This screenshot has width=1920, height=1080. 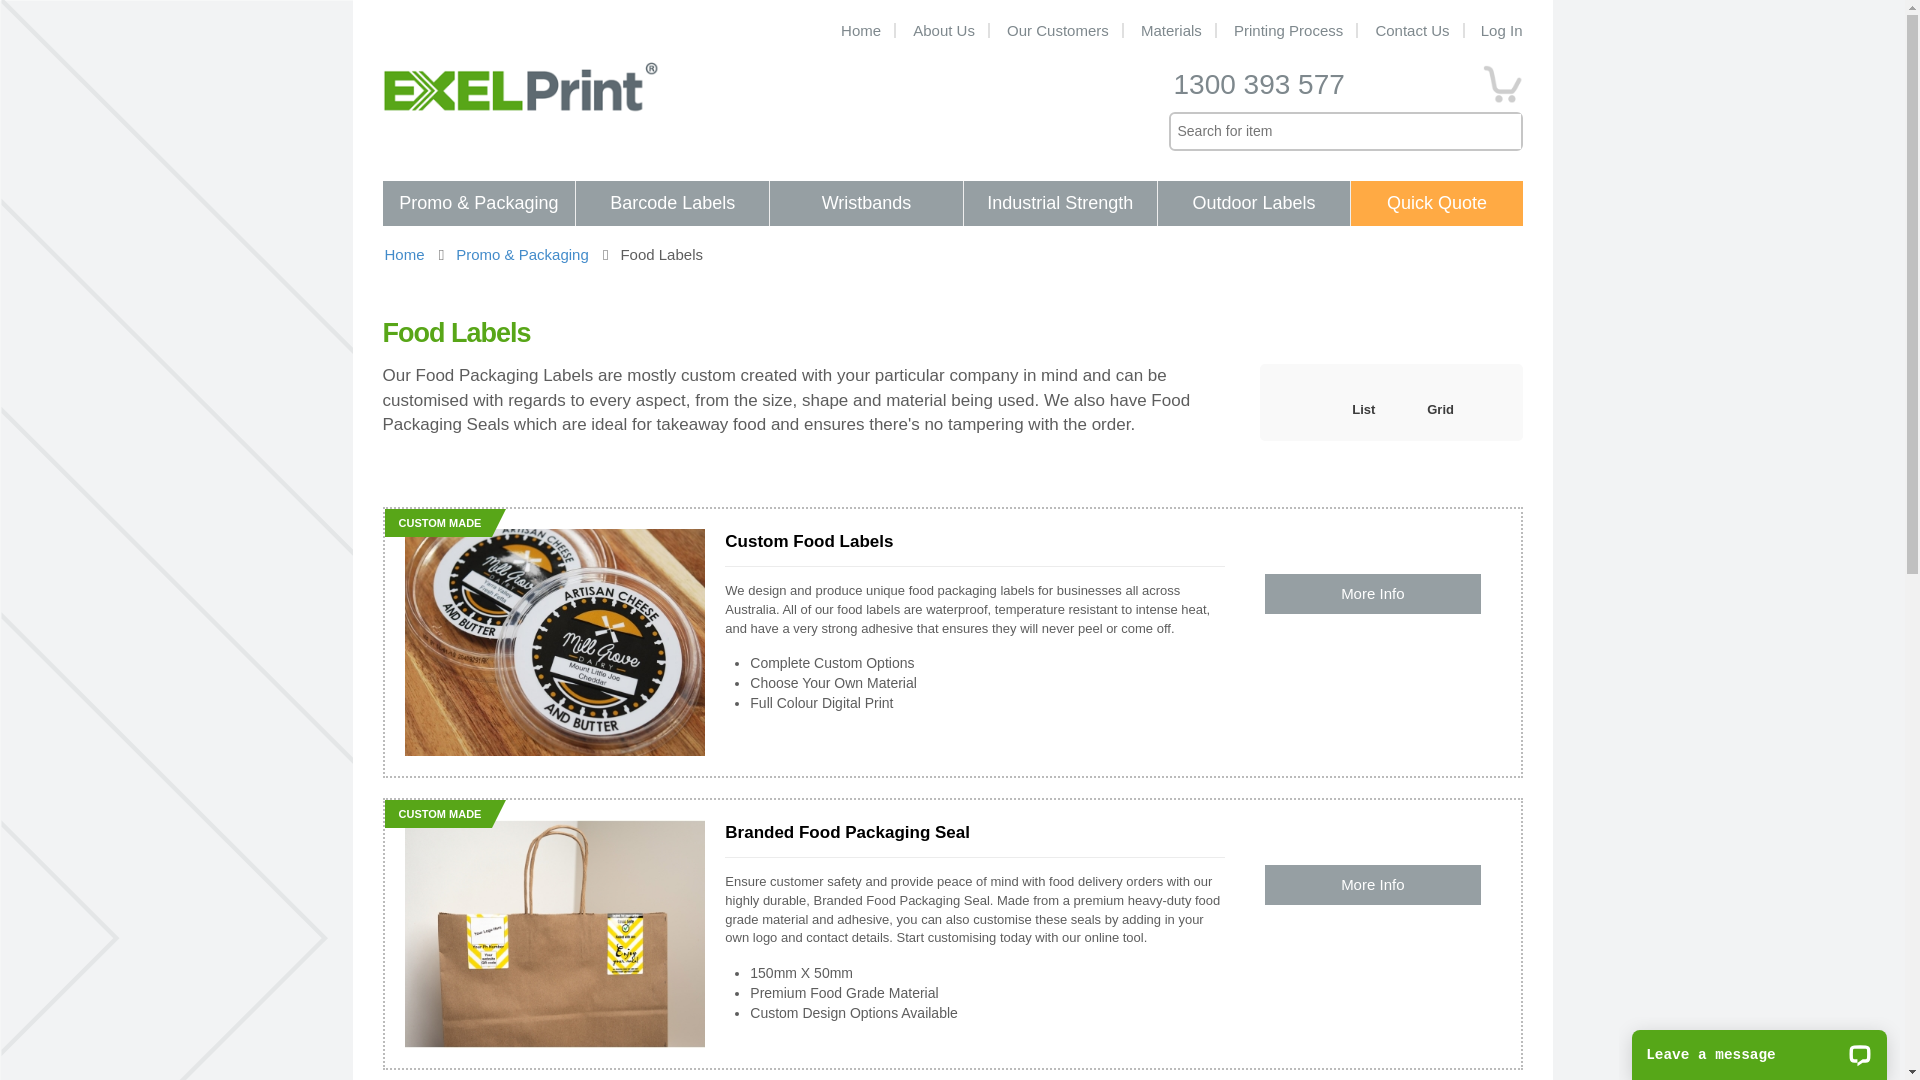 What do you see at coordinates (672, 203) in the screenshot?
I see `'Barcode Labels'` at bounding box center [672, 203].